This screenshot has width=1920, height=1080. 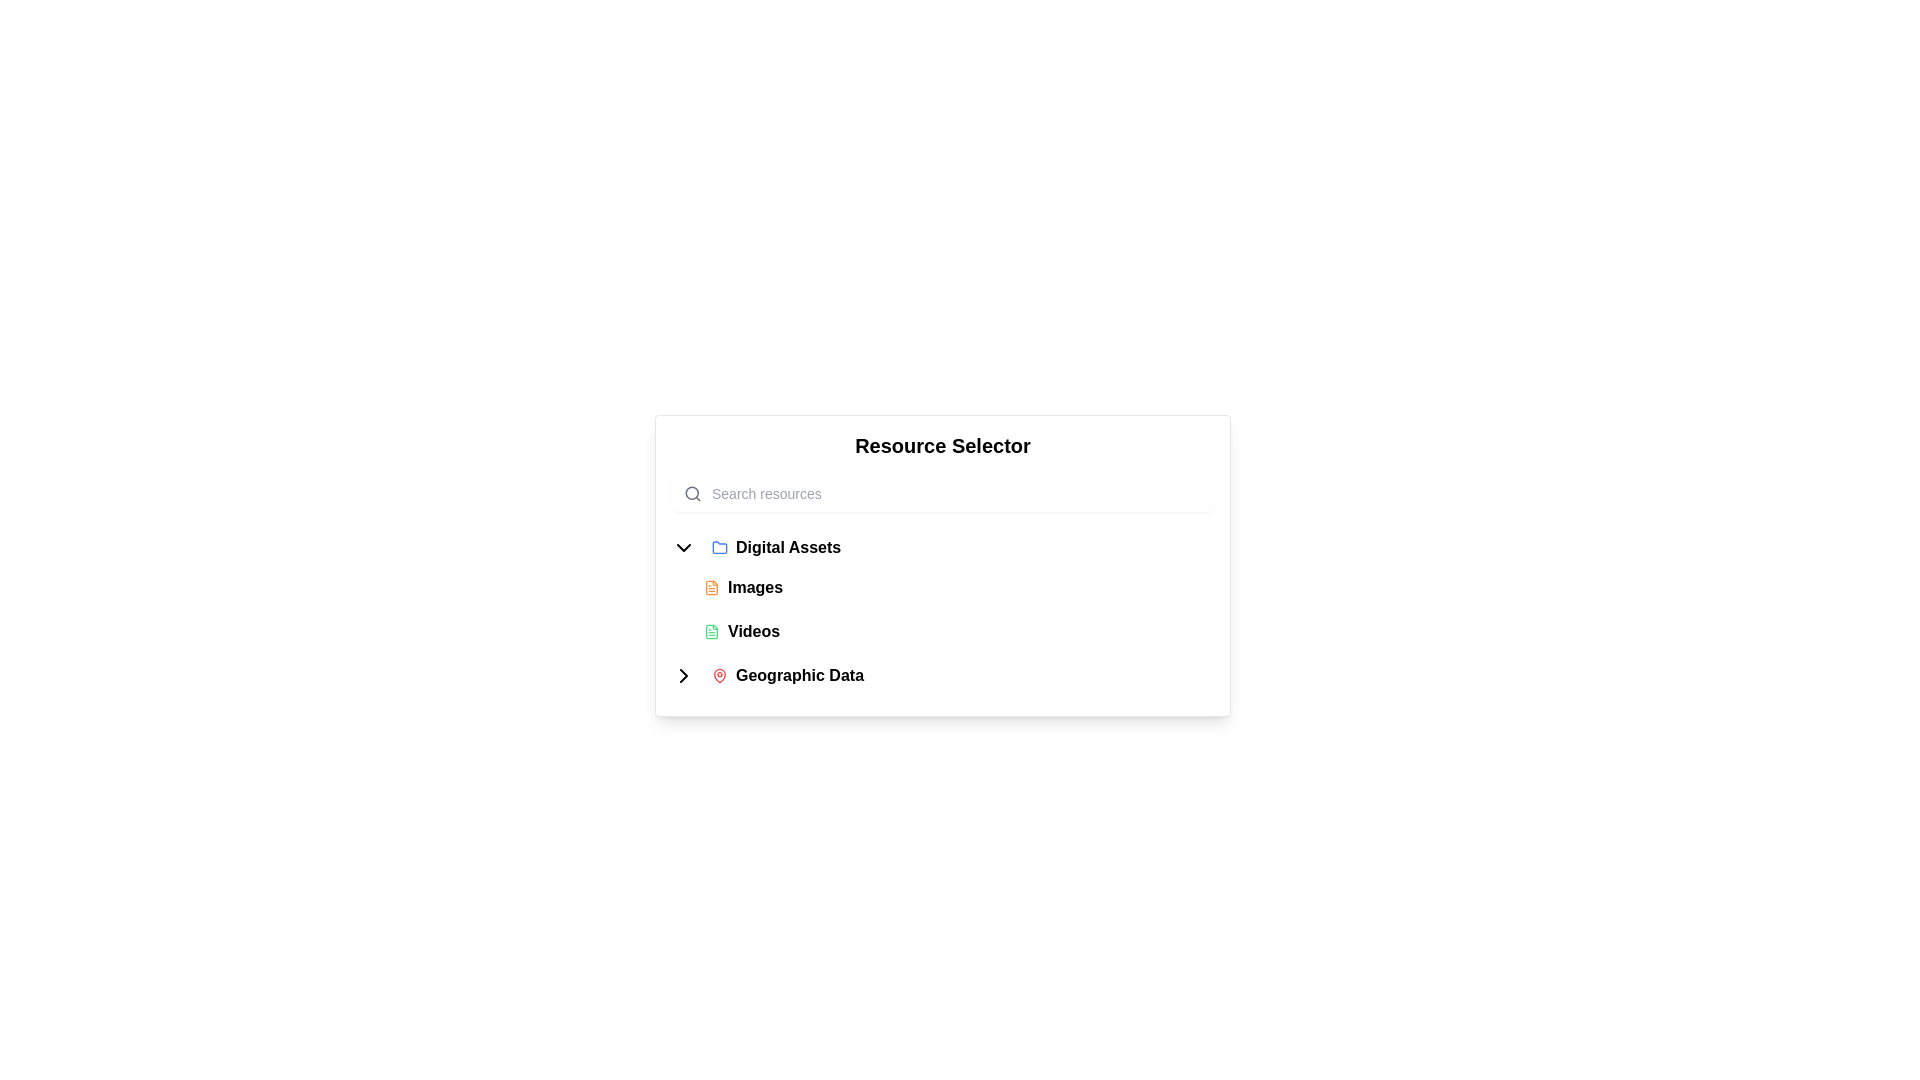 What do you see at coordinates (753, 632) in the screenshot?
I see `the 'Videos' label within the interactive button located in the 'Resource Selector' panel under the 'Digital Assets' dropdown` at bounding box center [753, 632].